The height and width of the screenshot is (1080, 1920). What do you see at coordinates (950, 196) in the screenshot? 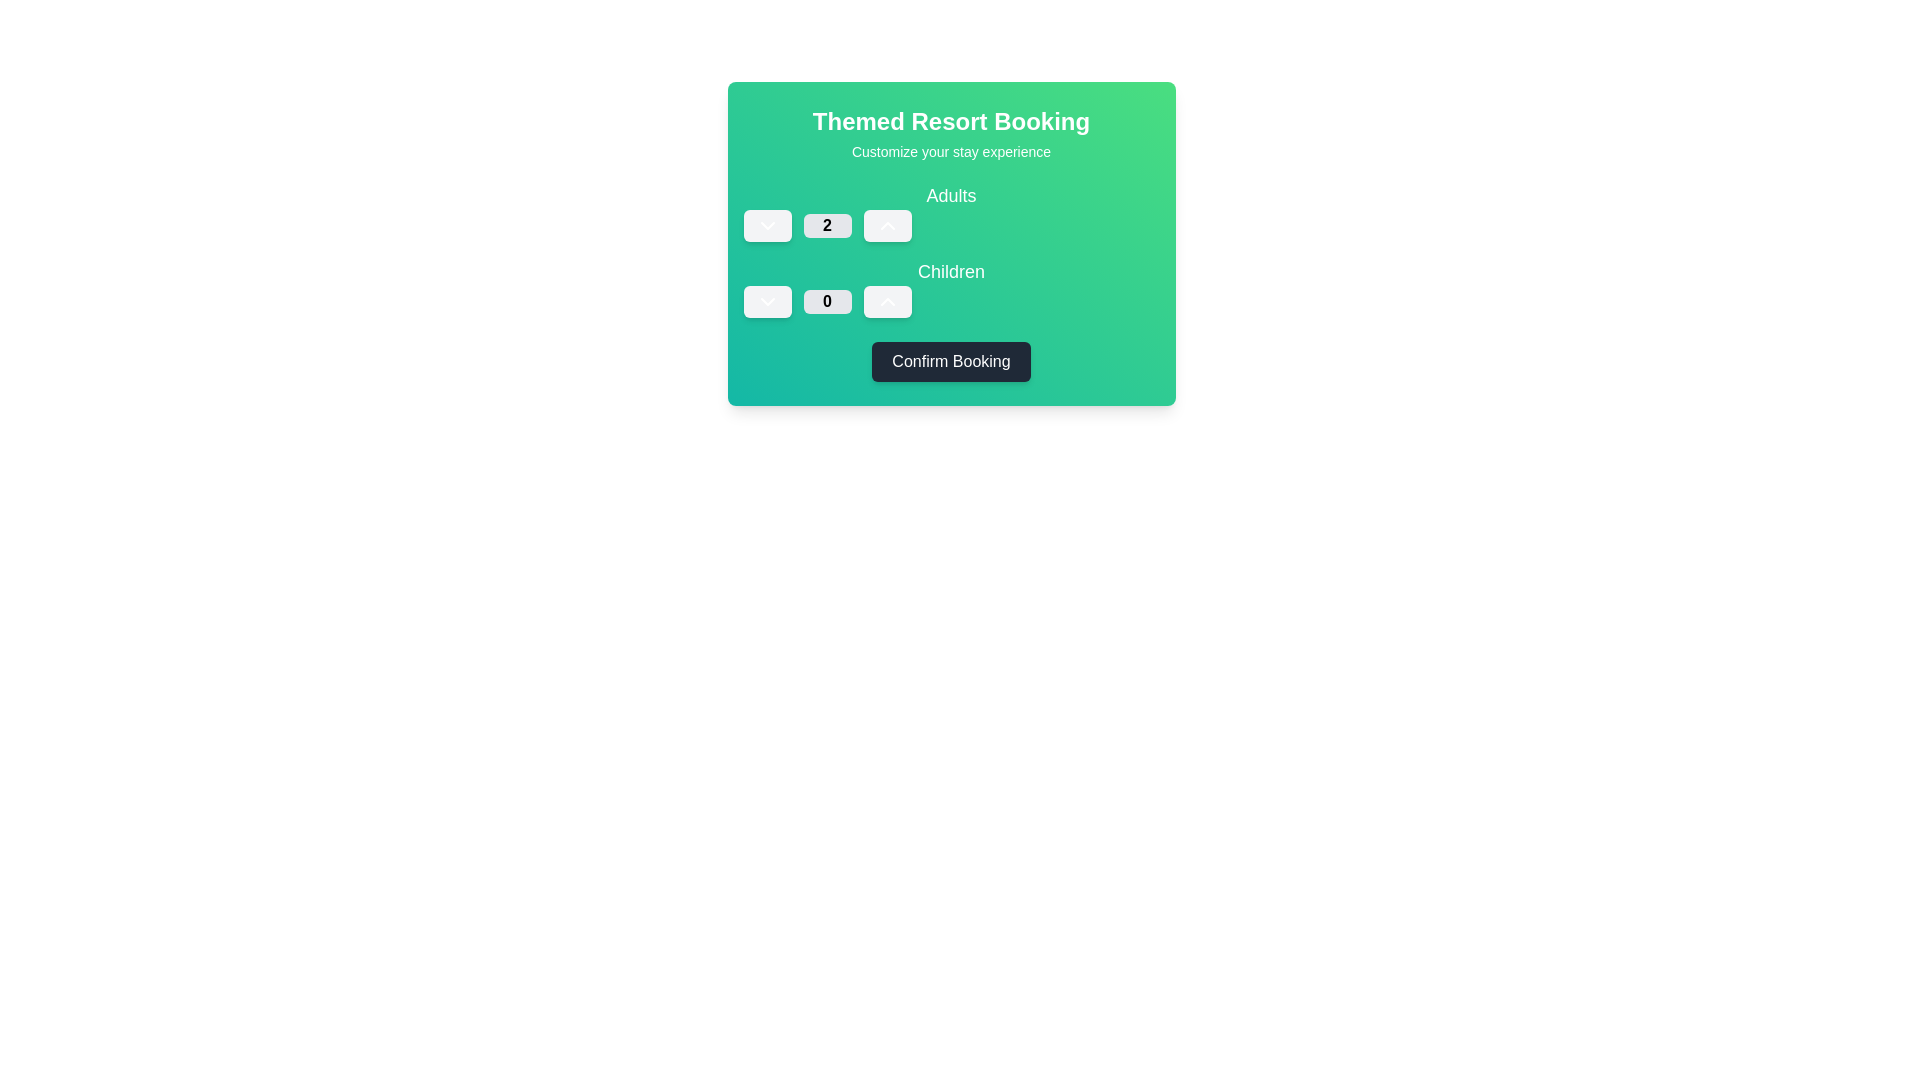
I see `the 'Adults' text label, which is displayed in a large white font against a green gradient background, positioned directly above the adult quantity selection controls` at bounding box center [950, 196].